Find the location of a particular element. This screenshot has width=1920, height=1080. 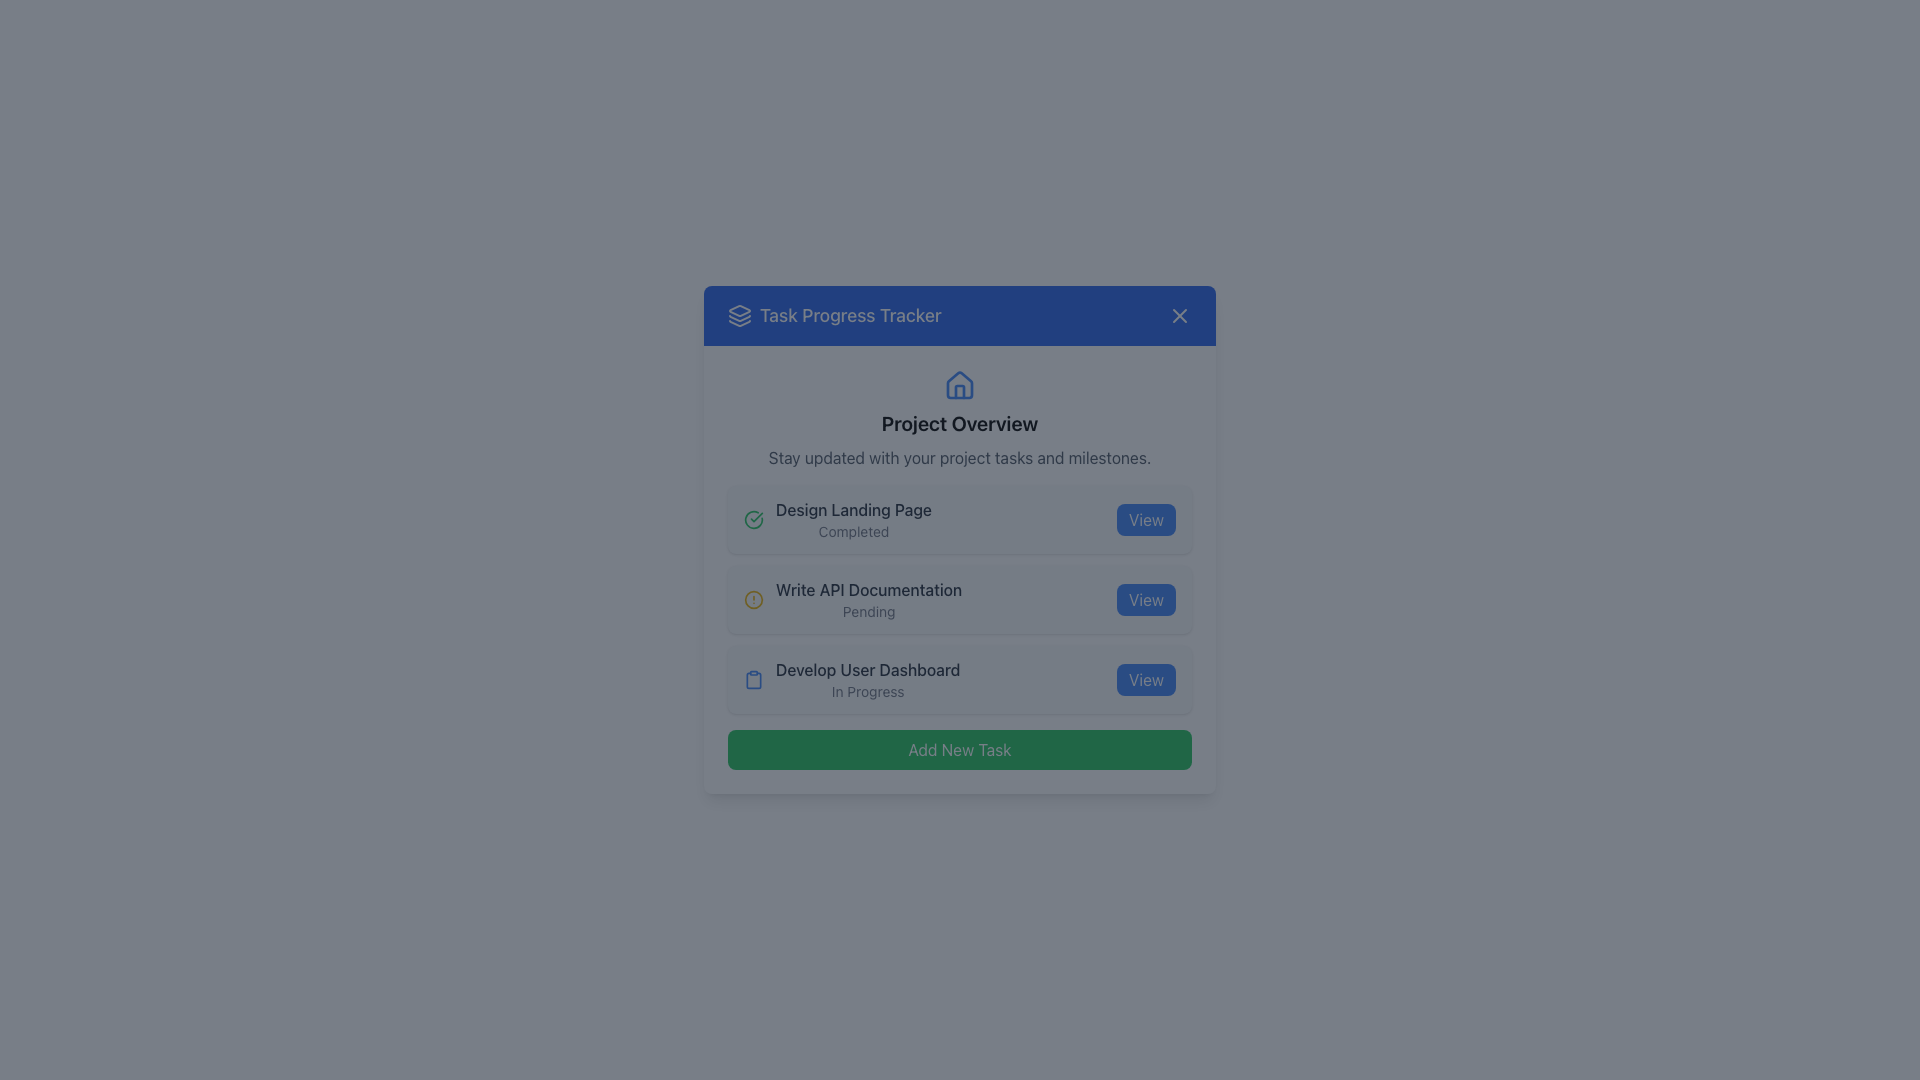

the clipboard icon located to the left of the text 'Develop User Dashboard' within the 'Task Progress Tracker' modal, which is the third item down in the list is located at coordinates (752, 678).